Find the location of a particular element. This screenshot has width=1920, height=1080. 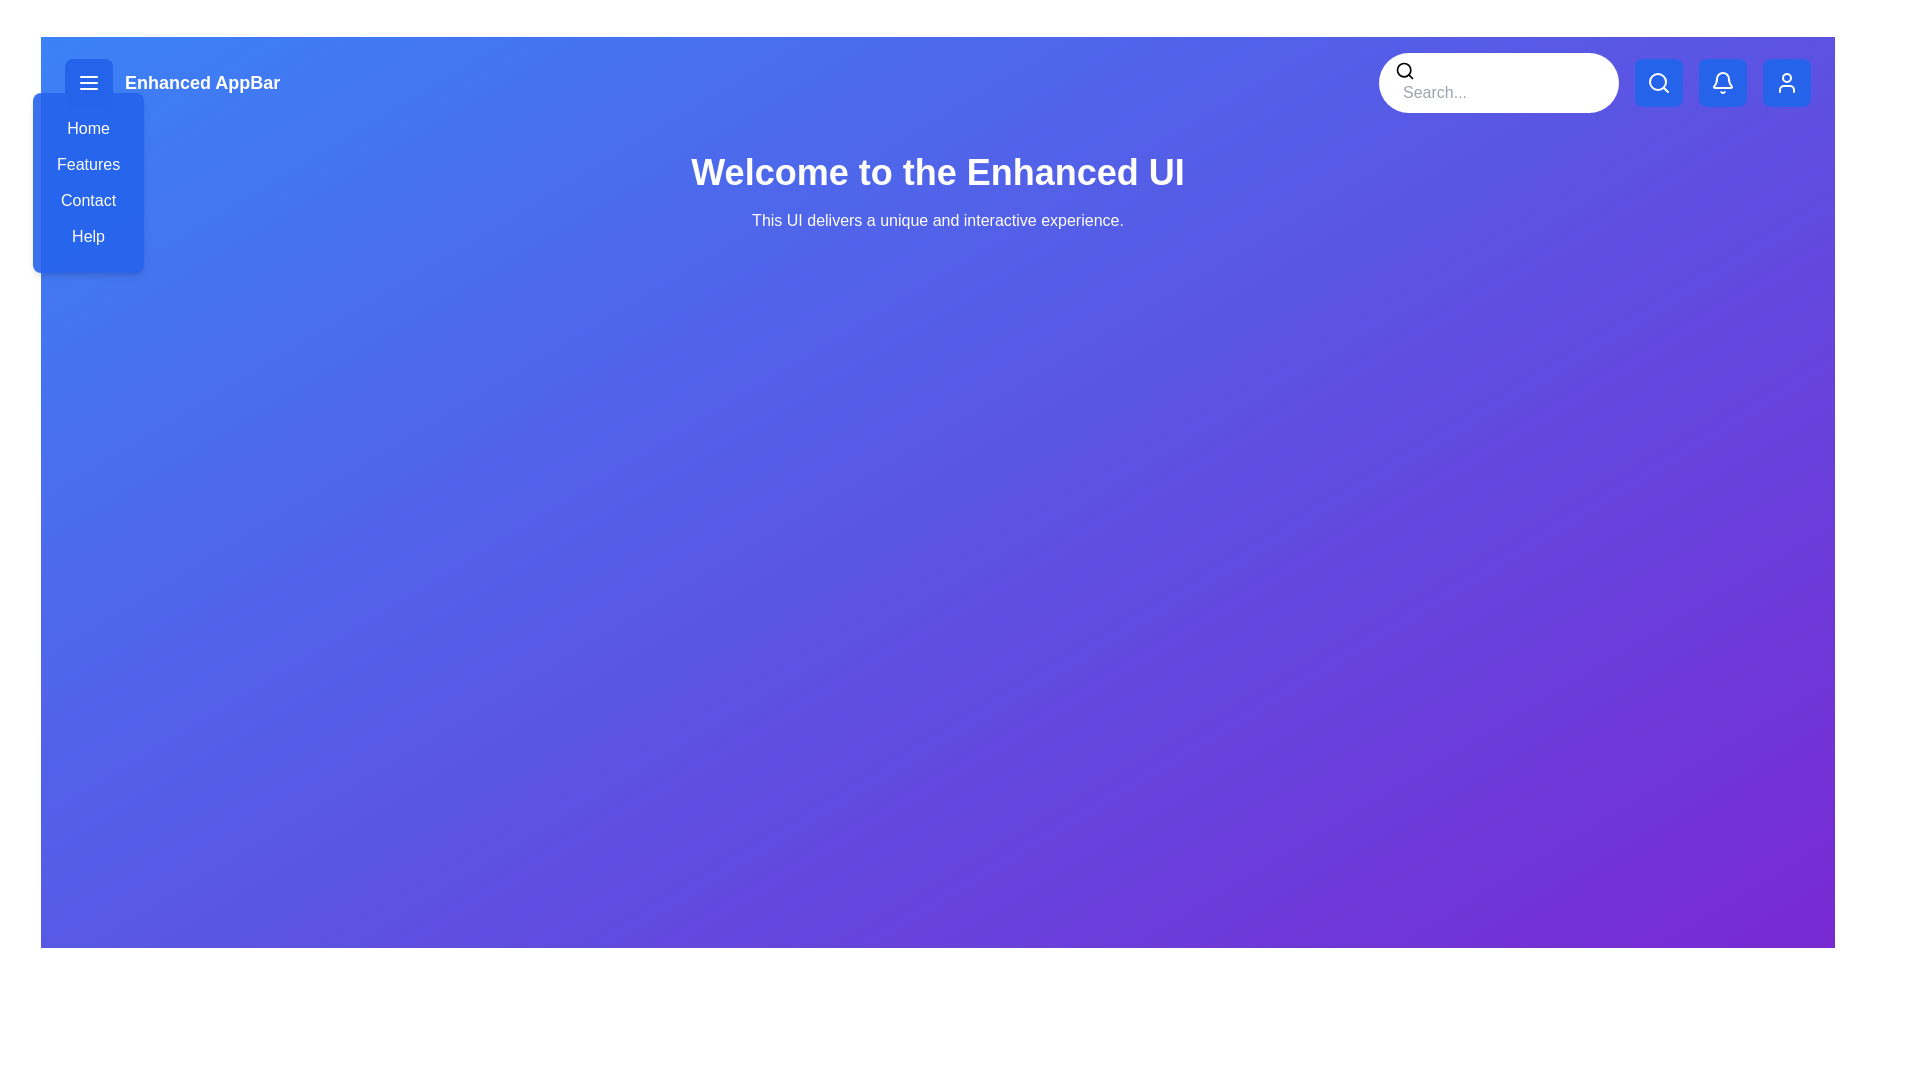

the menu item labeled Help is located at coordinates (86, 235).